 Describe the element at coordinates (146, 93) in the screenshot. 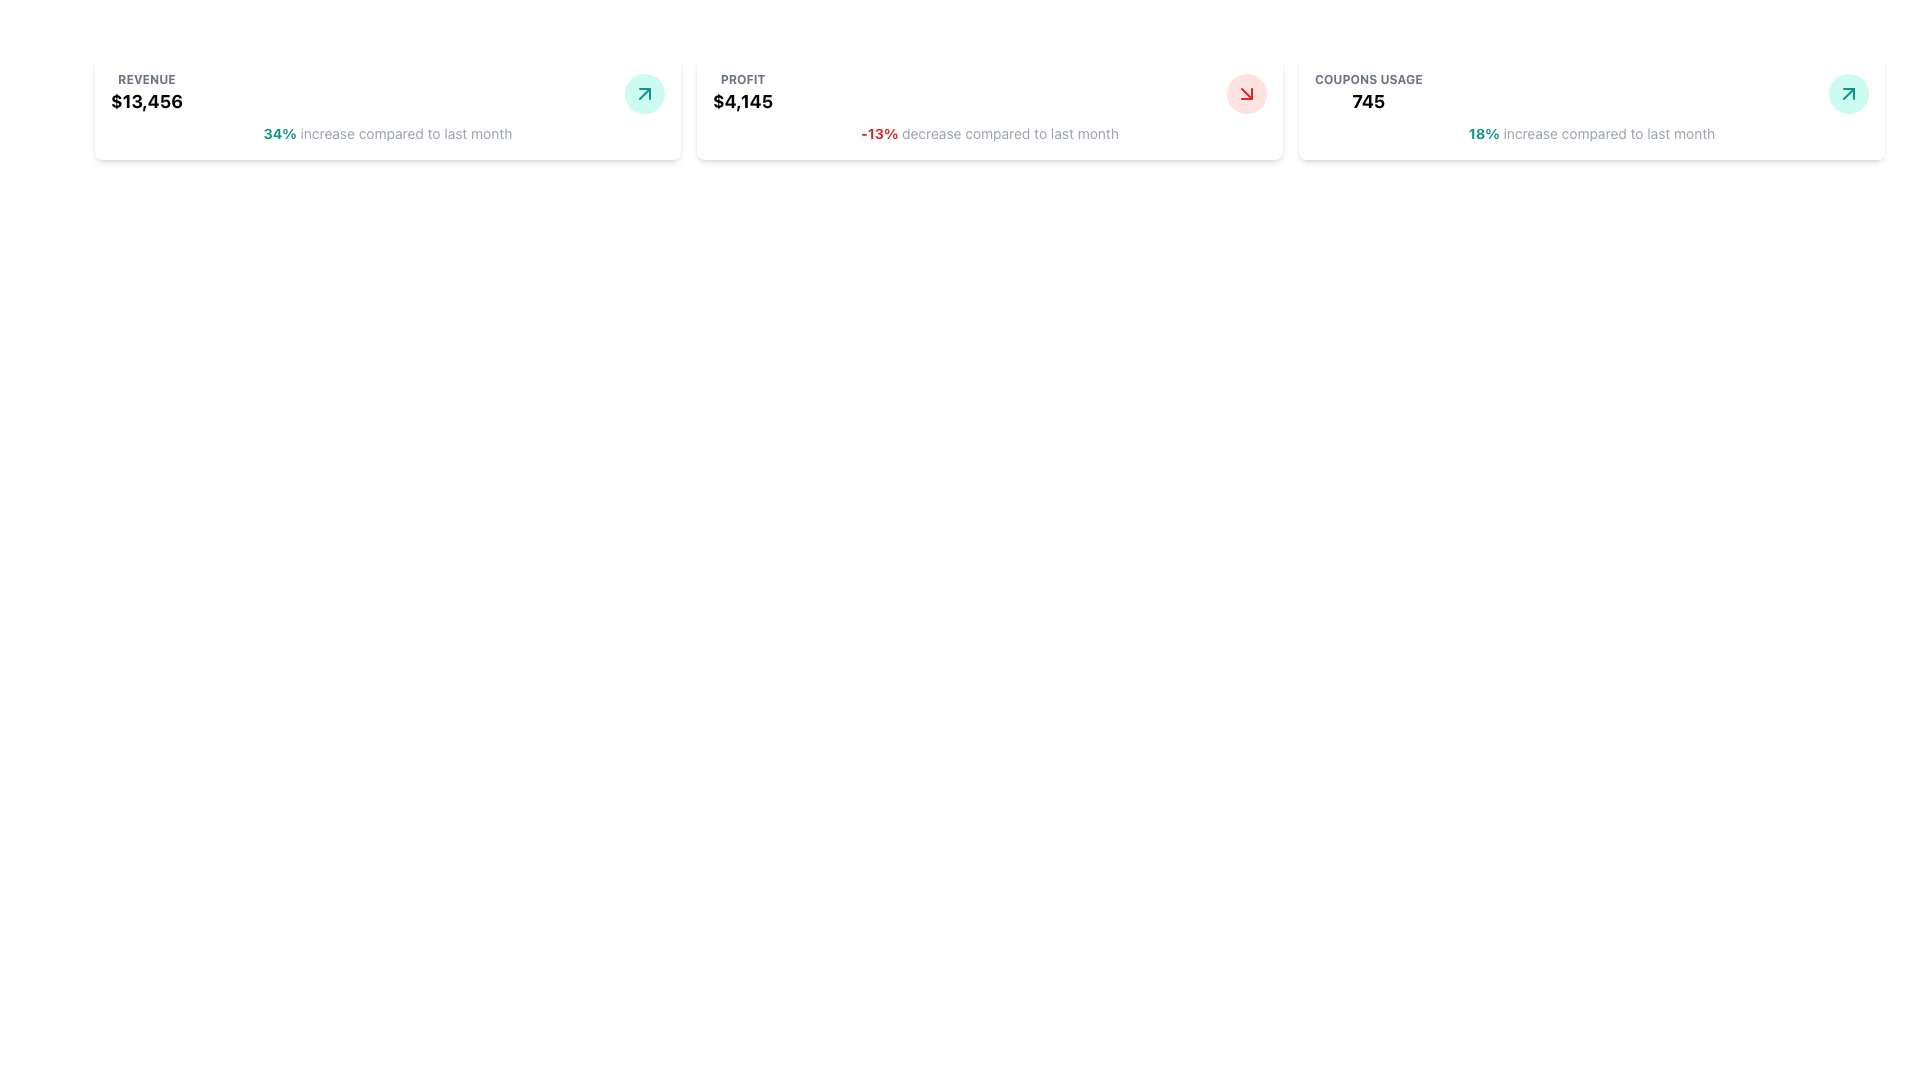

I see `the text block displaying the financial metric related to revenue, located above the numeric value '$13,456'` at that location.